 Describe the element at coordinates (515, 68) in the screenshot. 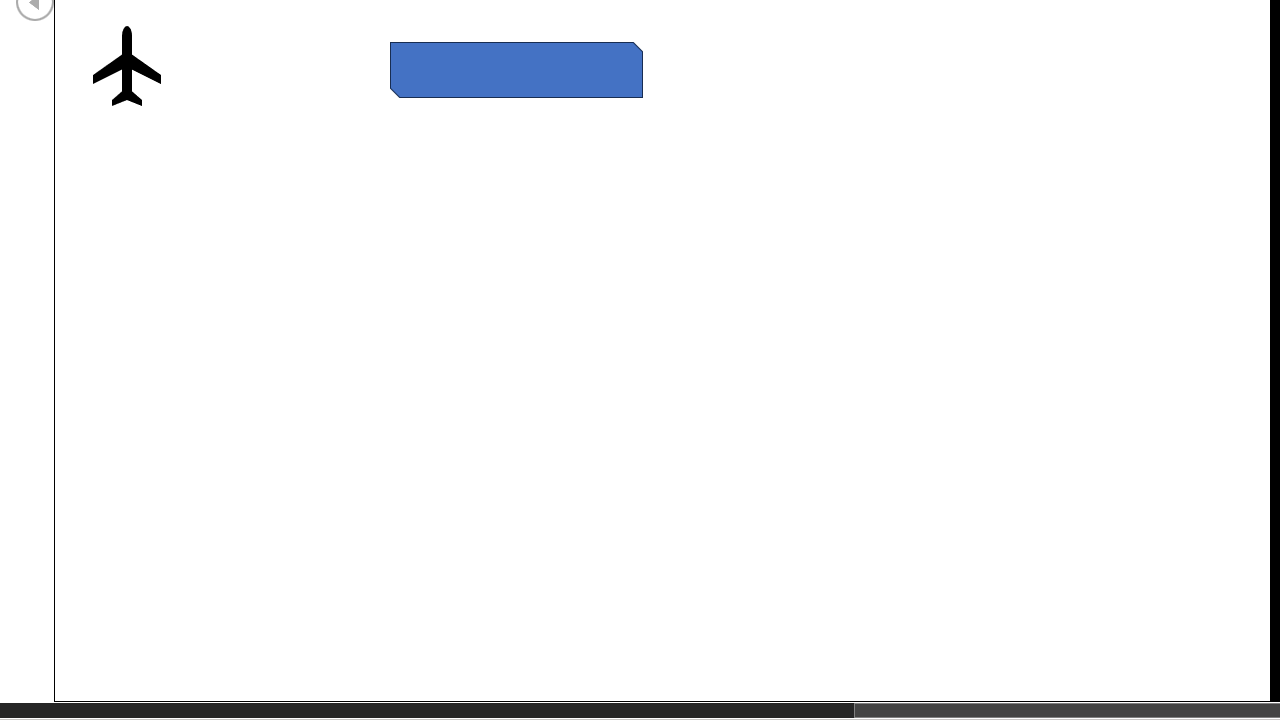

I see `'Rectangle: Diagonal Corners Snipped 2'` at that location.